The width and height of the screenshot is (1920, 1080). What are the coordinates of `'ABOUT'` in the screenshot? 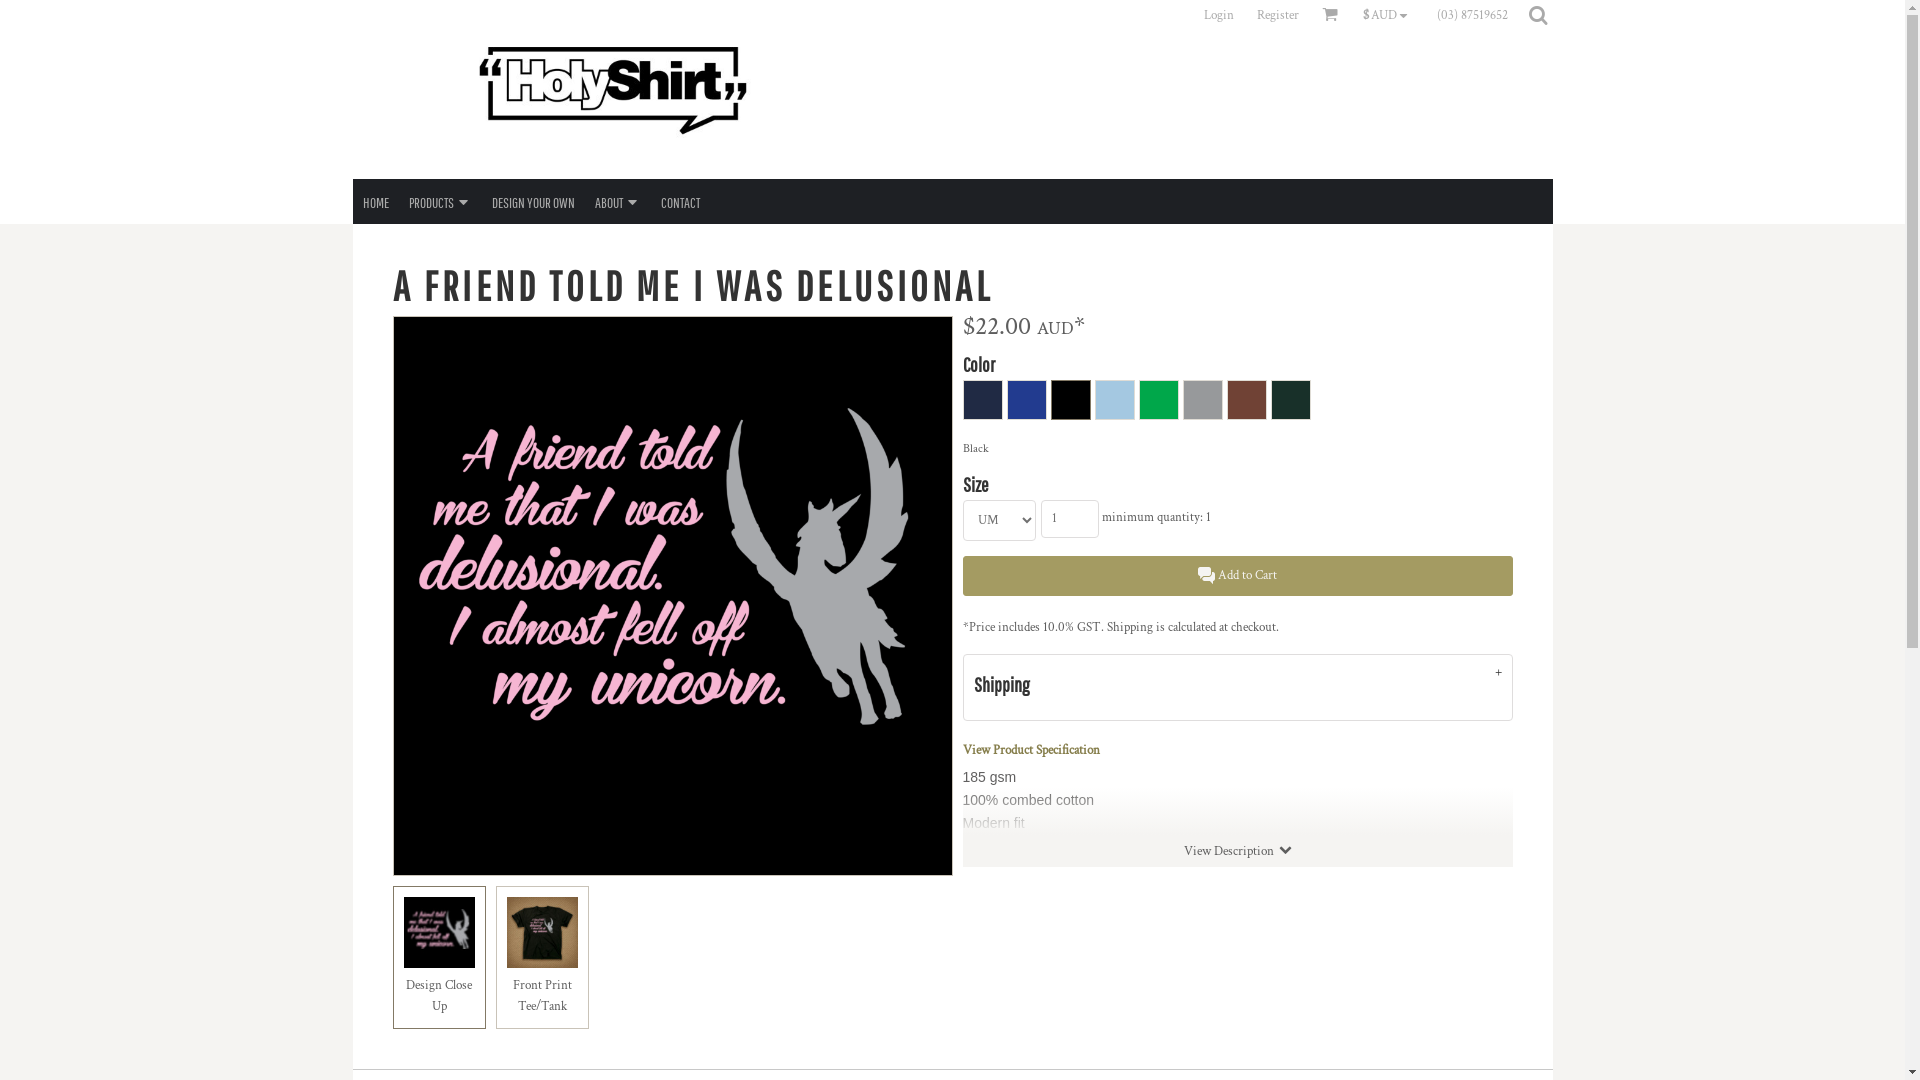 It's located at (616, 201).